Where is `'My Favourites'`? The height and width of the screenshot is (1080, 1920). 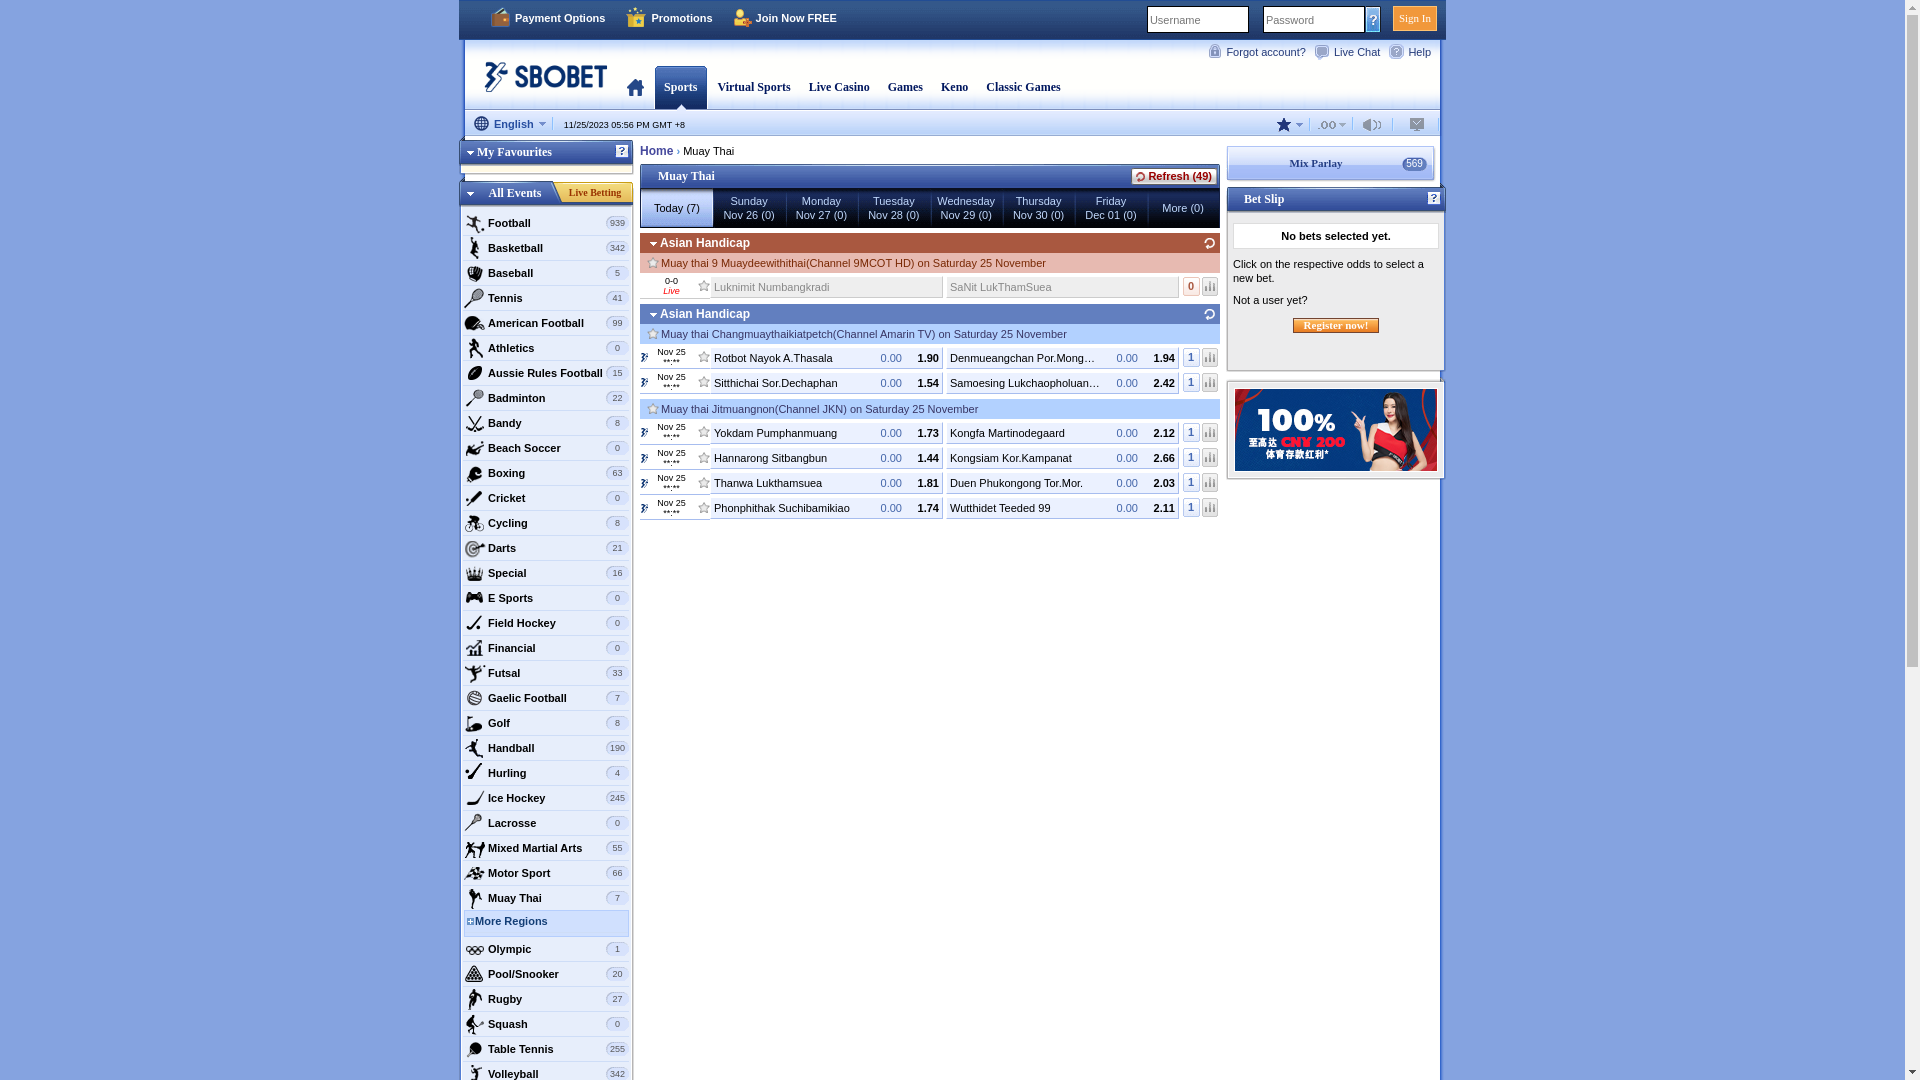
'My Favourites' is located at coordinates (546, 154).